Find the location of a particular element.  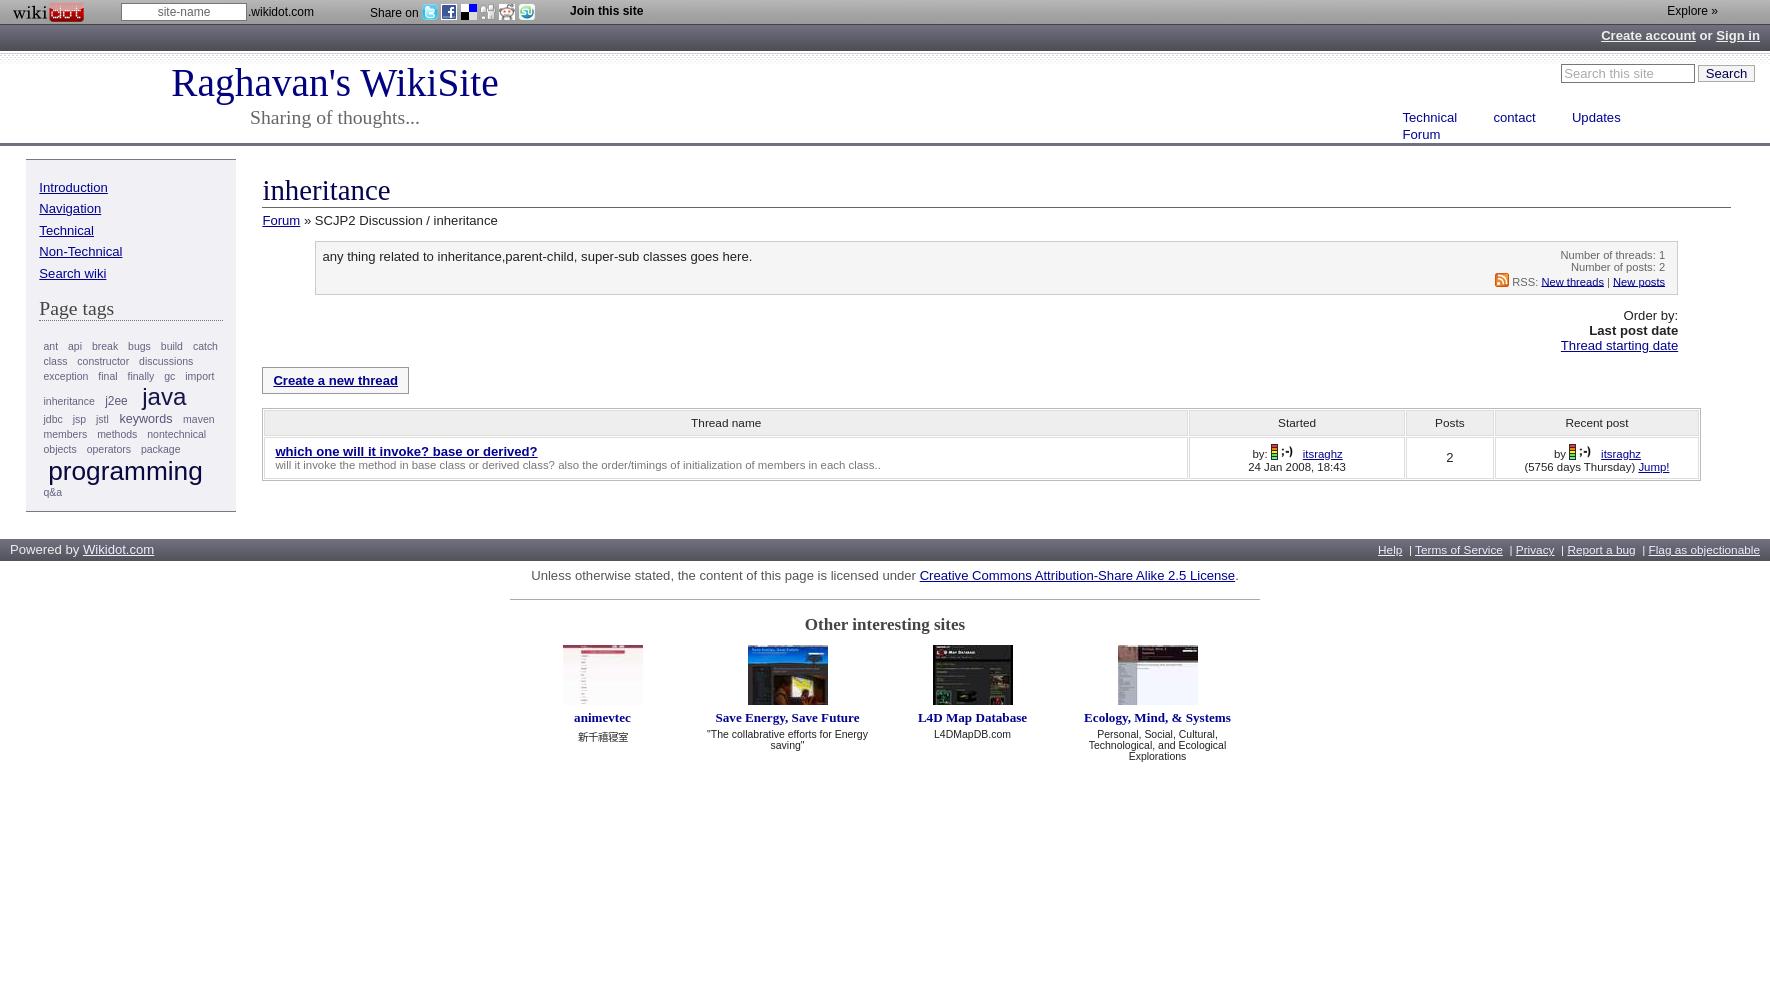

'24 Jan 2008, 18:43' is located at coordinates (1295, 465).